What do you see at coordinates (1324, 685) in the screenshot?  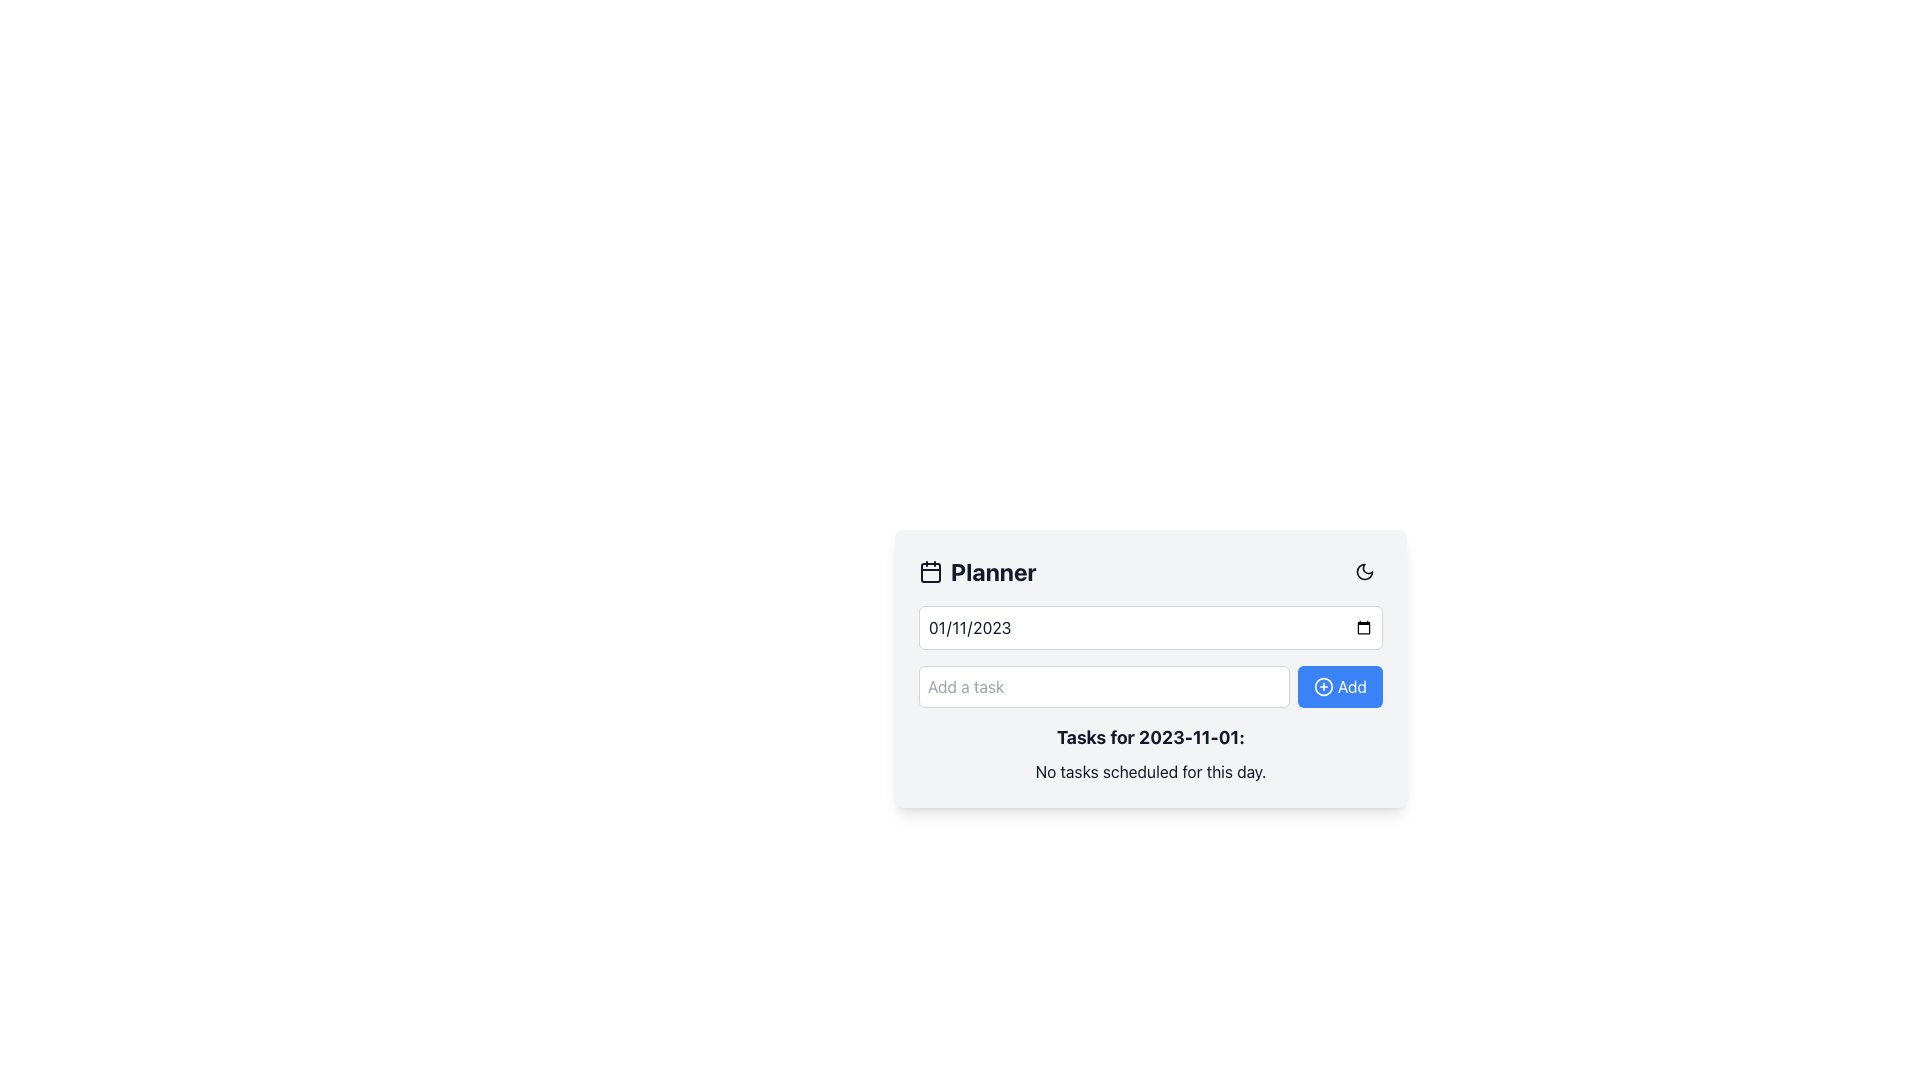 I see `the 'add' icon located to the left of the 'Add' label in the bottom right button of the planner section` at bounding box center [1324, 685].